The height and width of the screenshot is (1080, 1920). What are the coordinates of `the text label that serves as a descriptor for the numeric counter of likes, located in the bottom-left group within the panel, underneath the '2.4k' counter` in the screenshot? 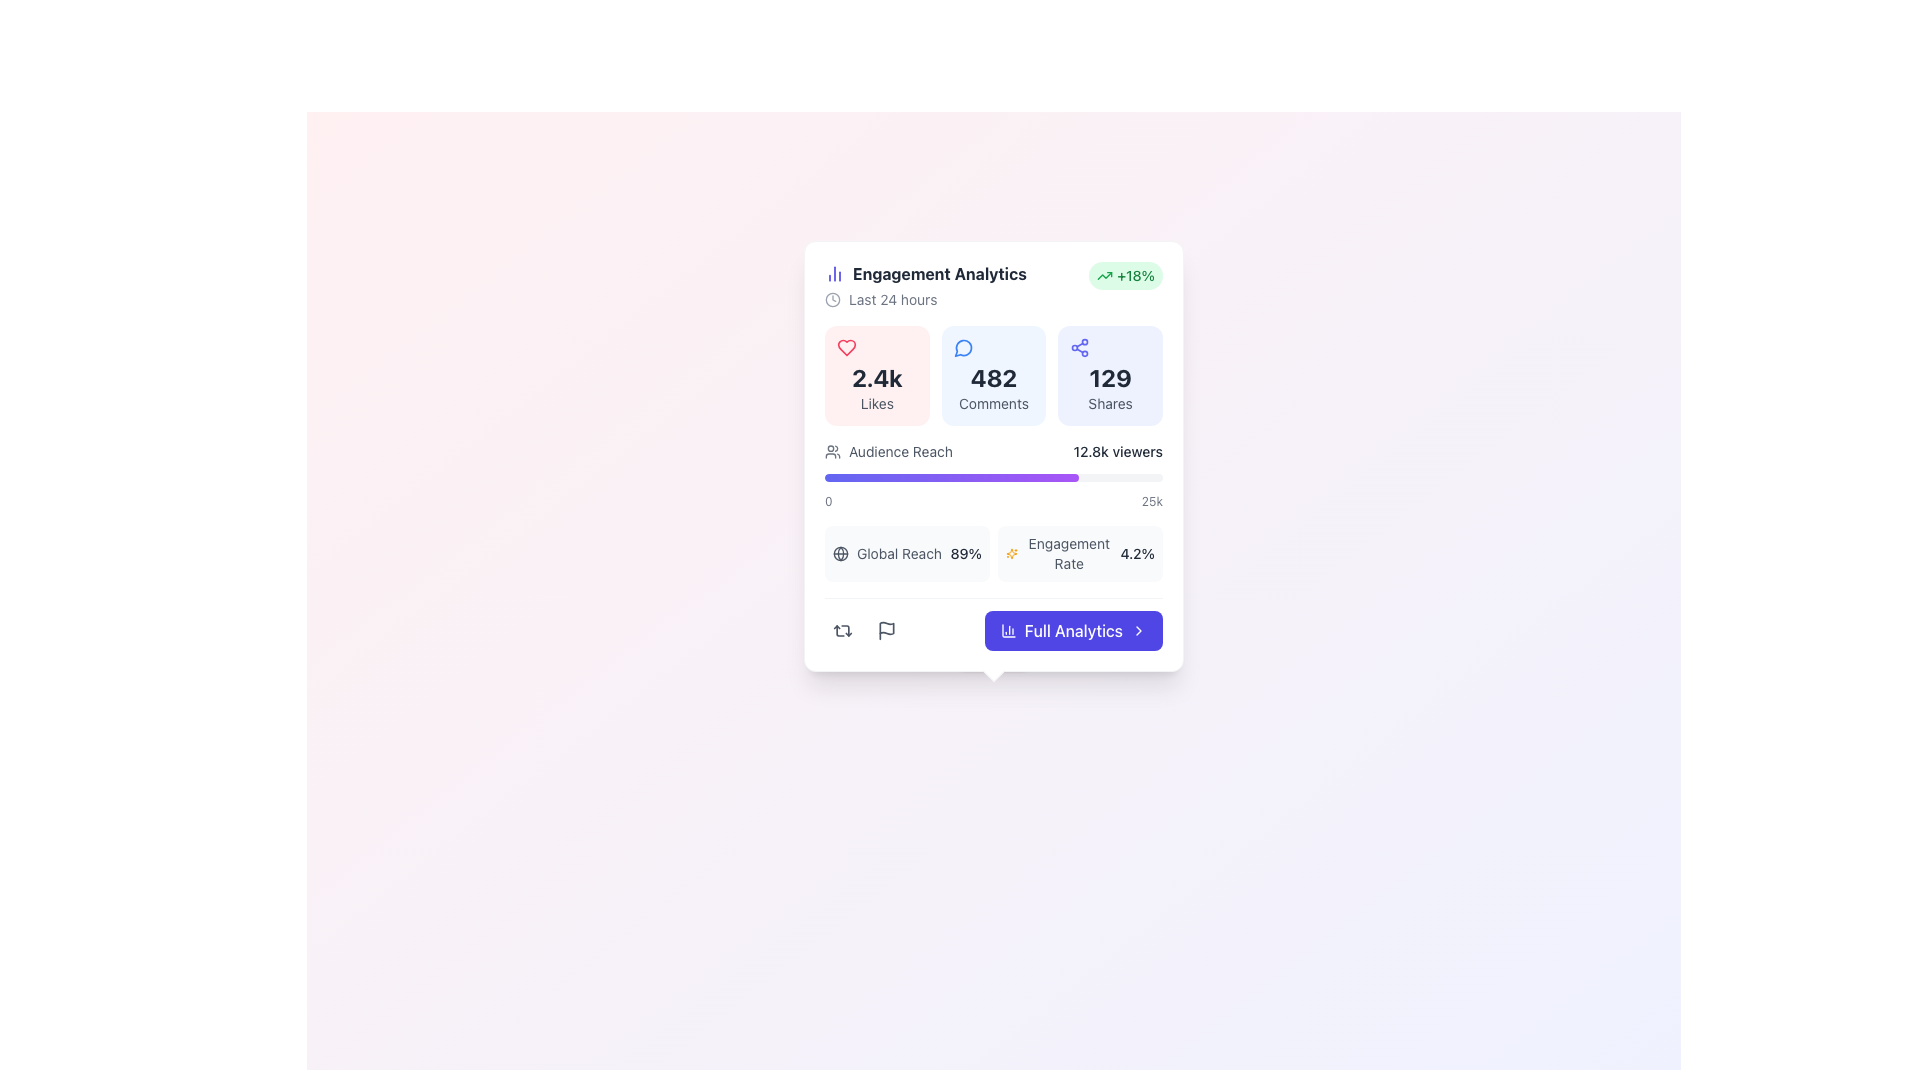 It's located at (877, 404).